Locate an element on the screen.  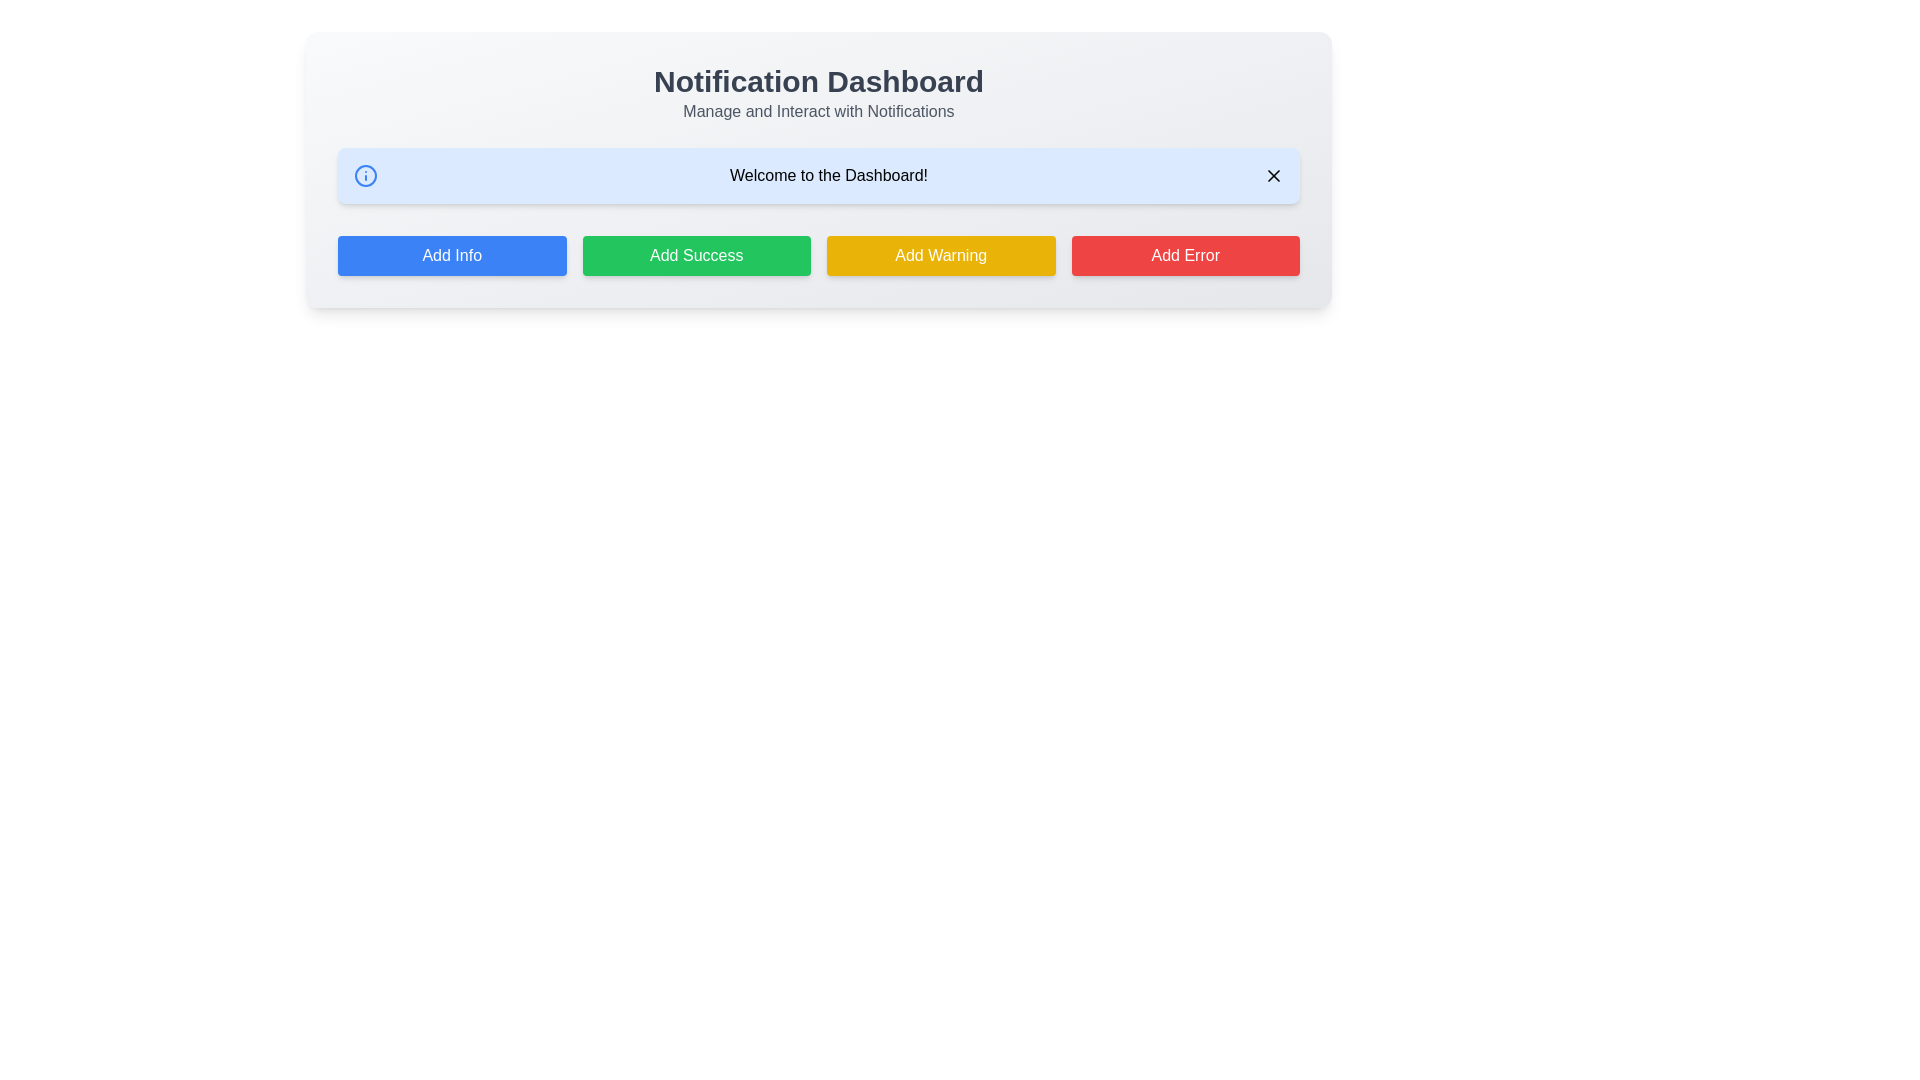
the informational icon located to the left of the 'Welcome to the Dashboard!' message to observe its contextual meaning is located at coordinates (365, 175).